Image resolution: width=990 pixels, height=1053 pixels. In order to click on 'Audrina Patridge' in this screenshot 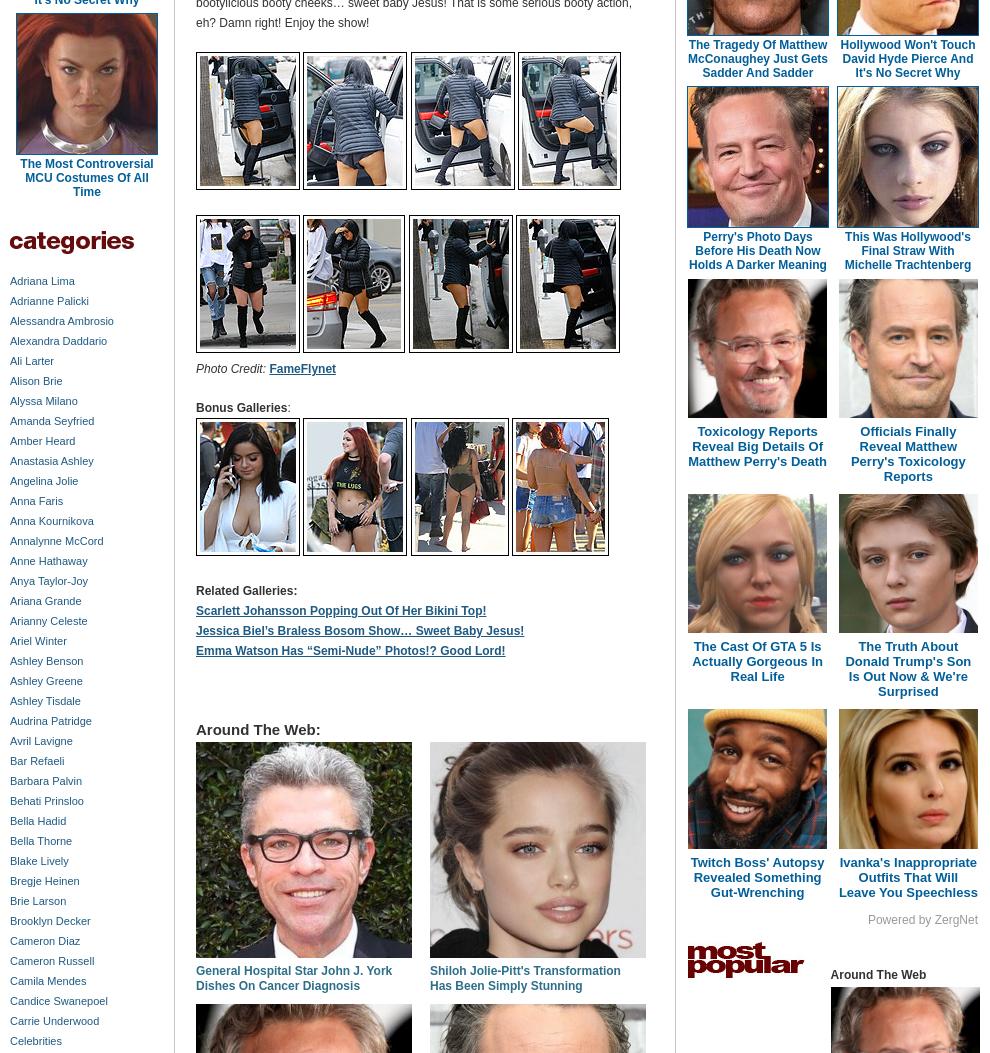, I will do `click(49, 719)`.